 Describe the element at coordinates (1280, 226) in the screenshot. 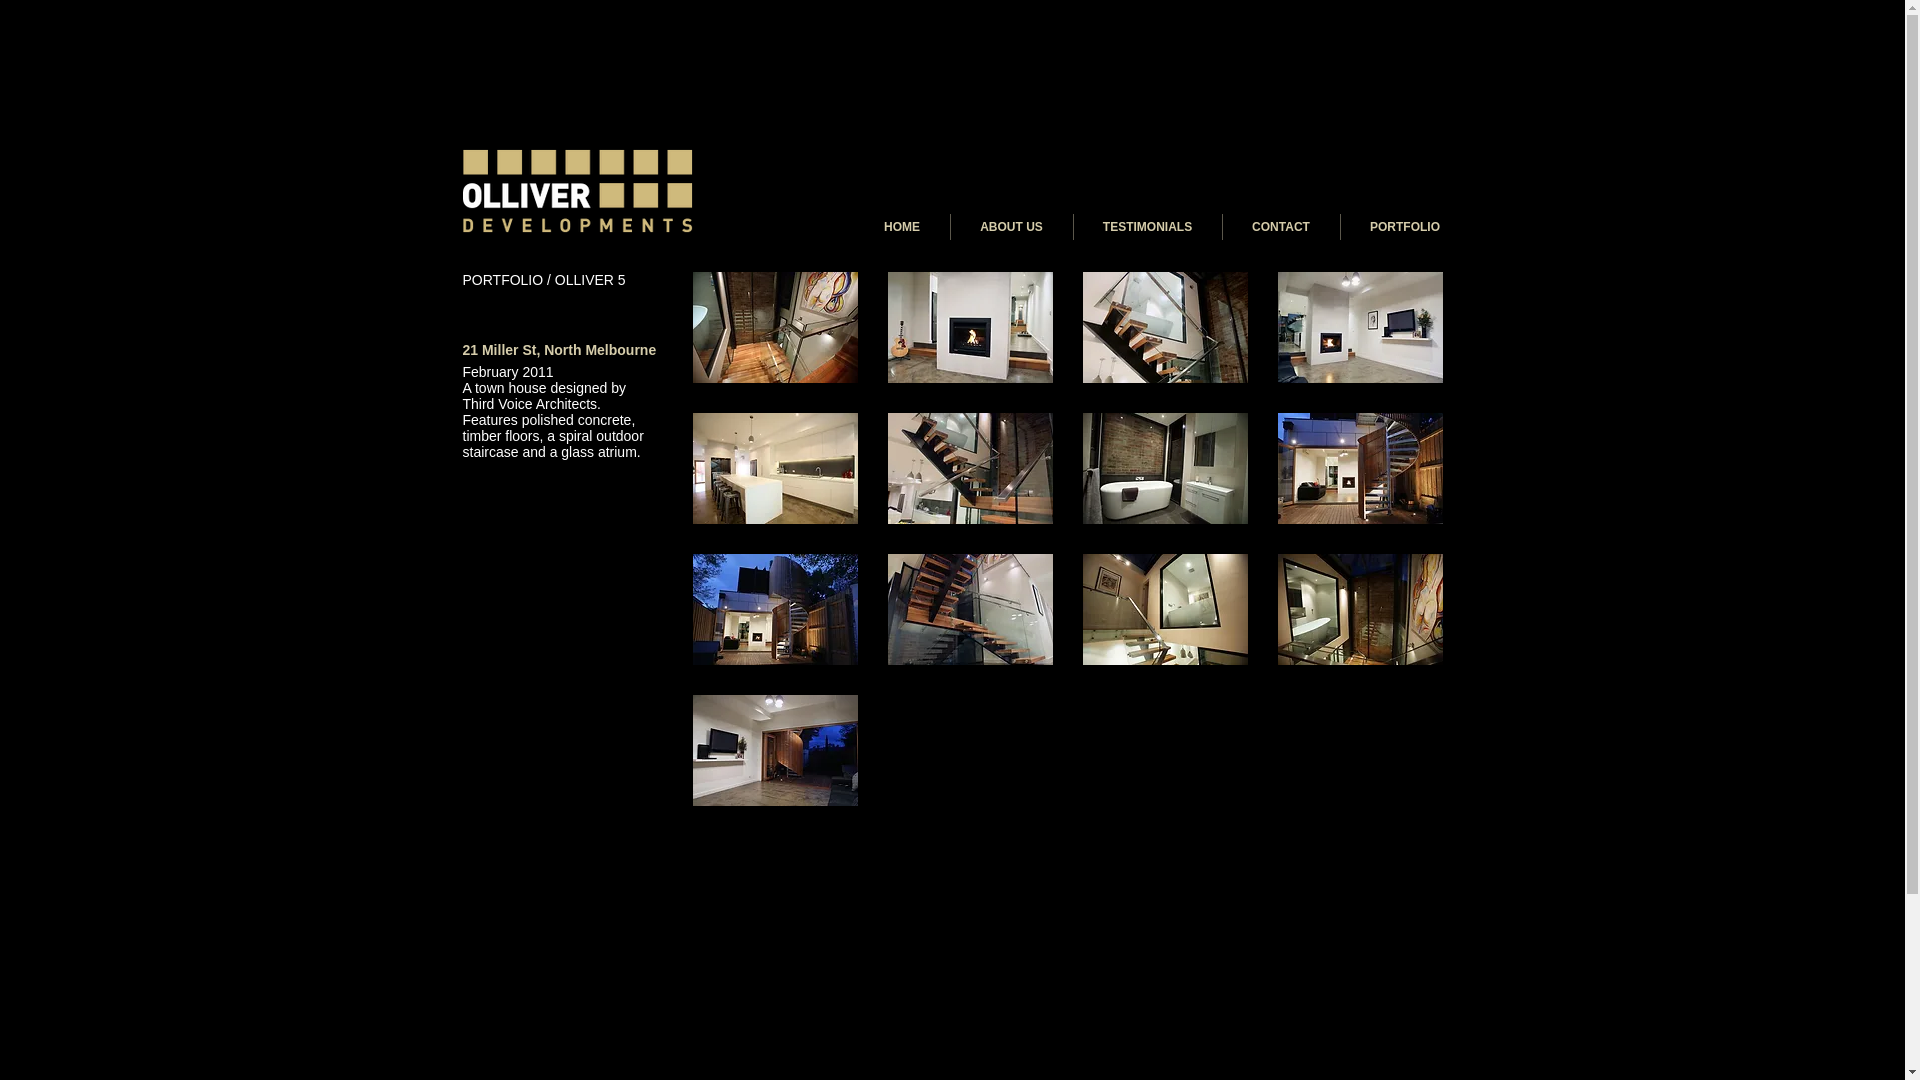

I see `'CONTACT'` at that location.